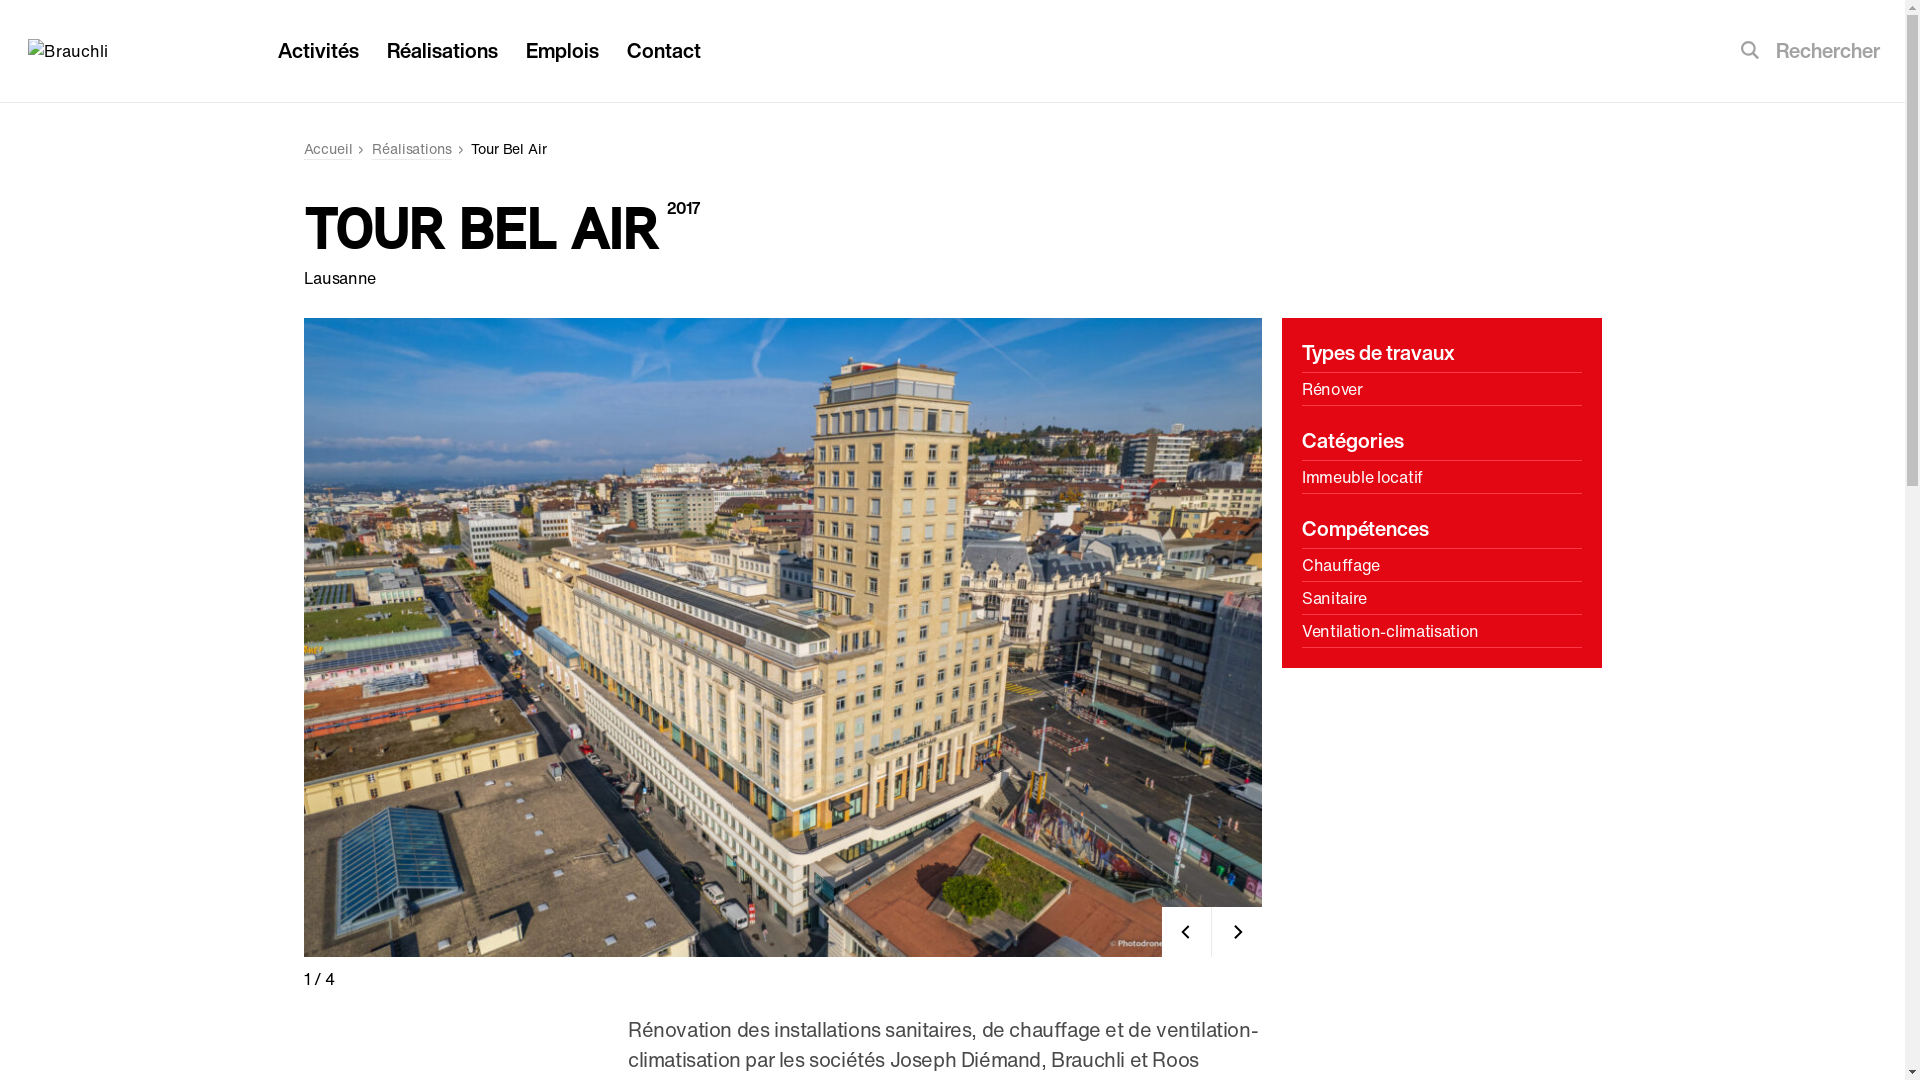  Describe the element at coordinates (1740, 49) in the screenshot. I see `'Soumettre la recherche'` at that location.